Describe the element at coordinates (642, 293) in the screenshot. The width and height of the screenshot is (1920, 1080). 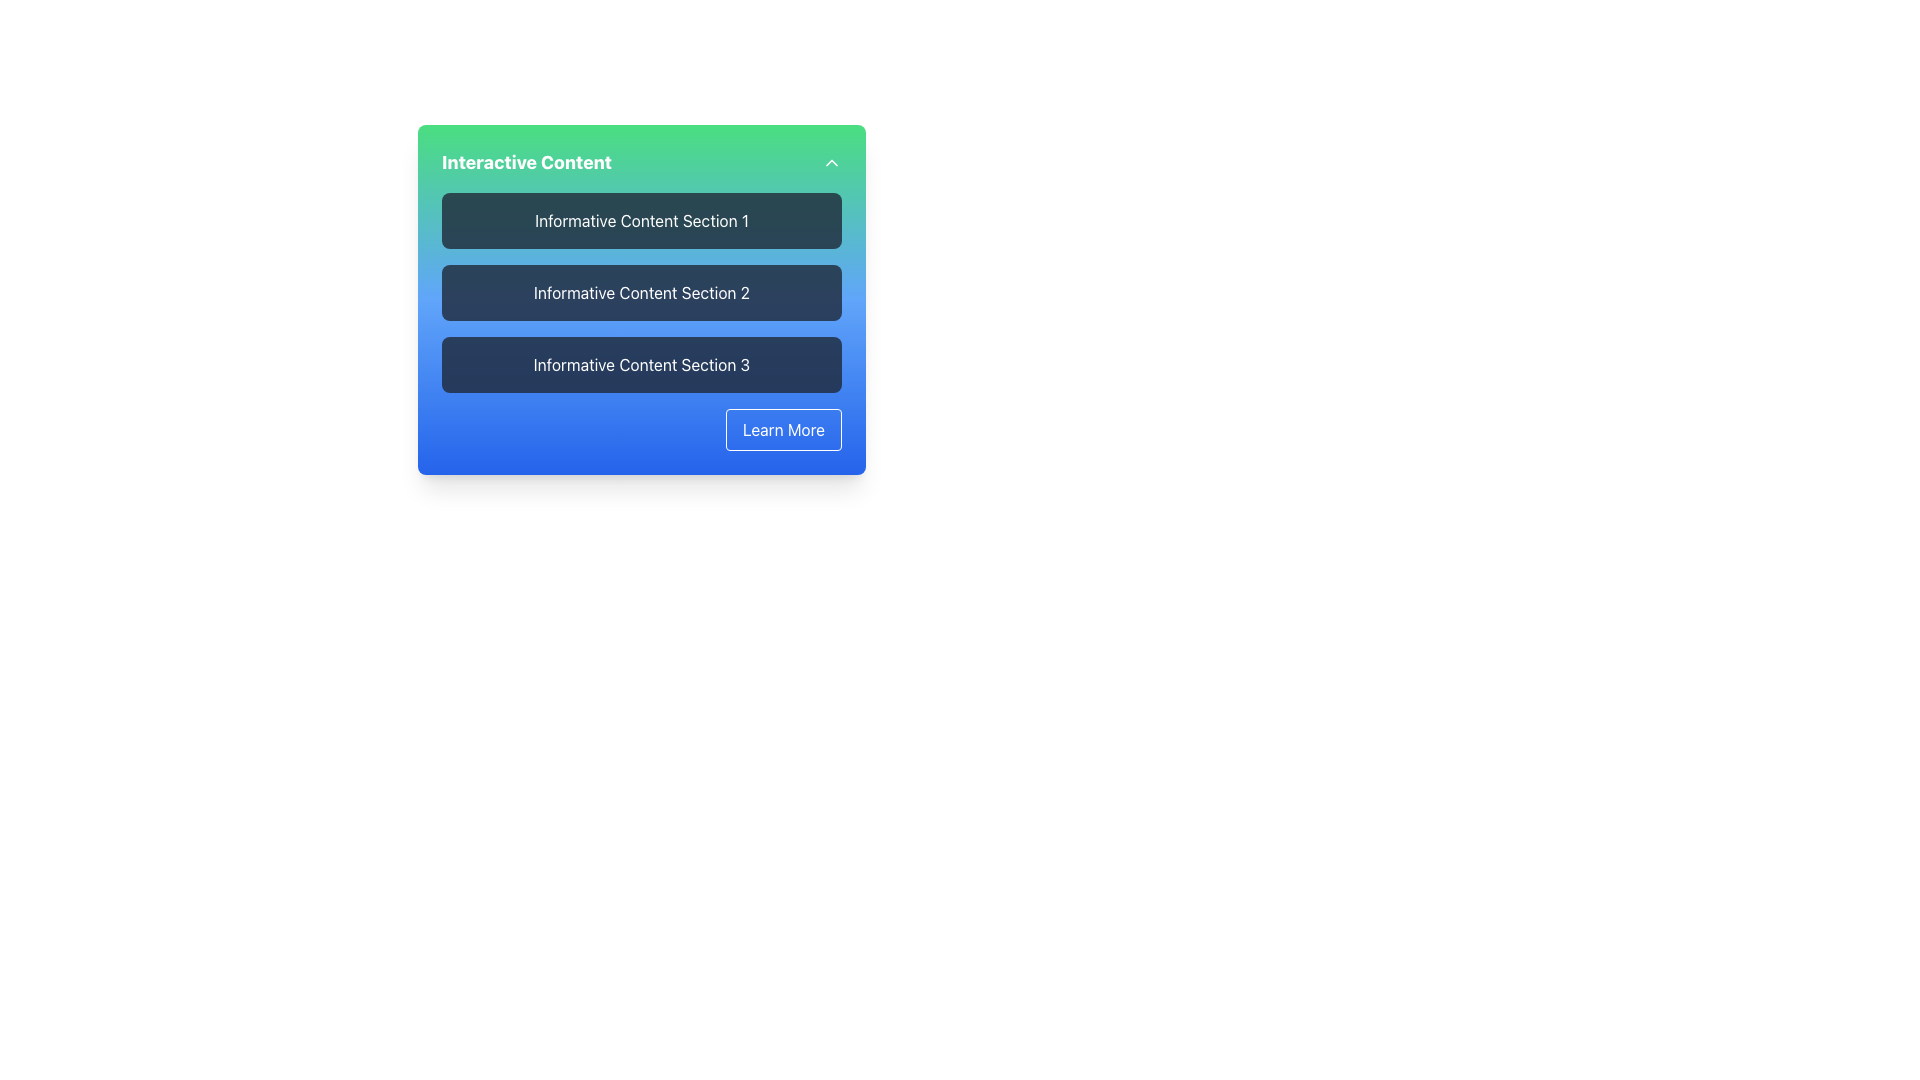
I see `the content display box labeled 'Informative Content Section 2', which is the second item in a vertical list of similar items` at that location.